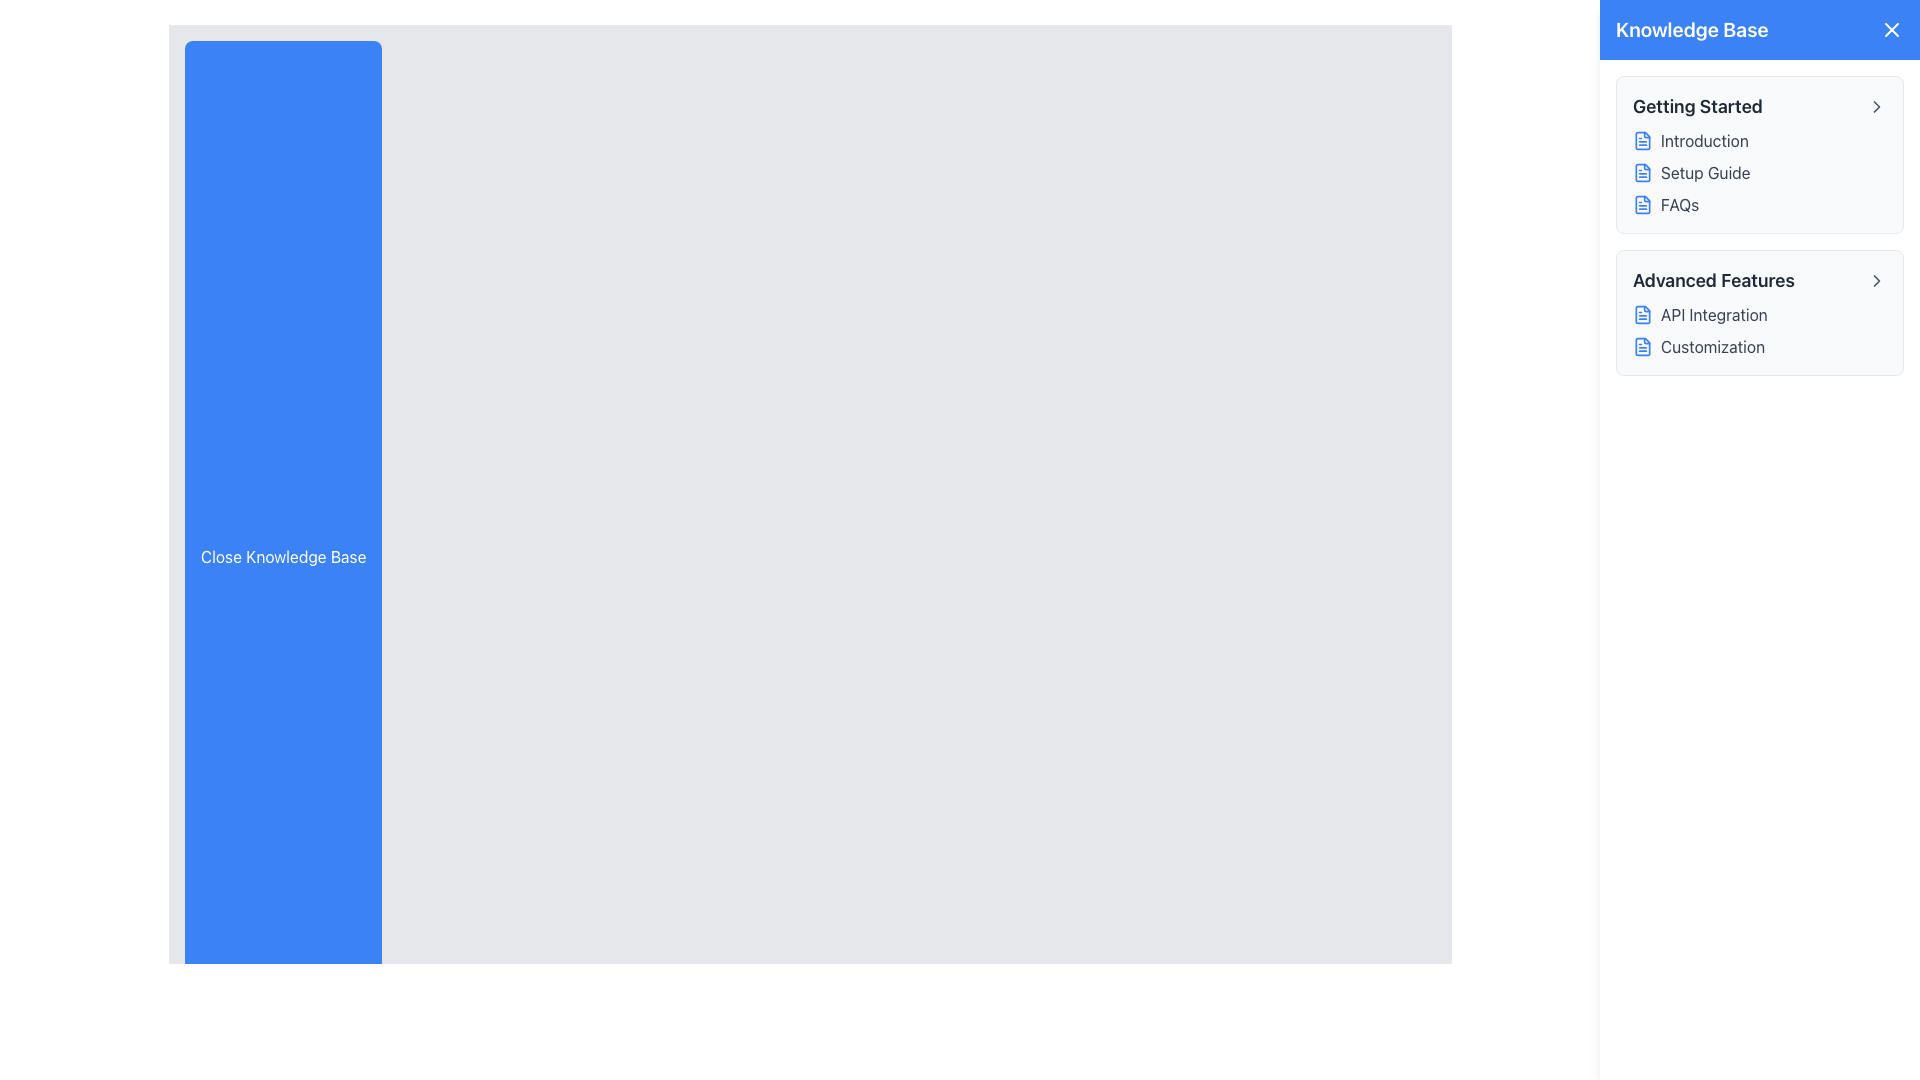  I want to click on the 'Setup Guide' icon located in the 'Getting Started' panel, so click(1642, 172).